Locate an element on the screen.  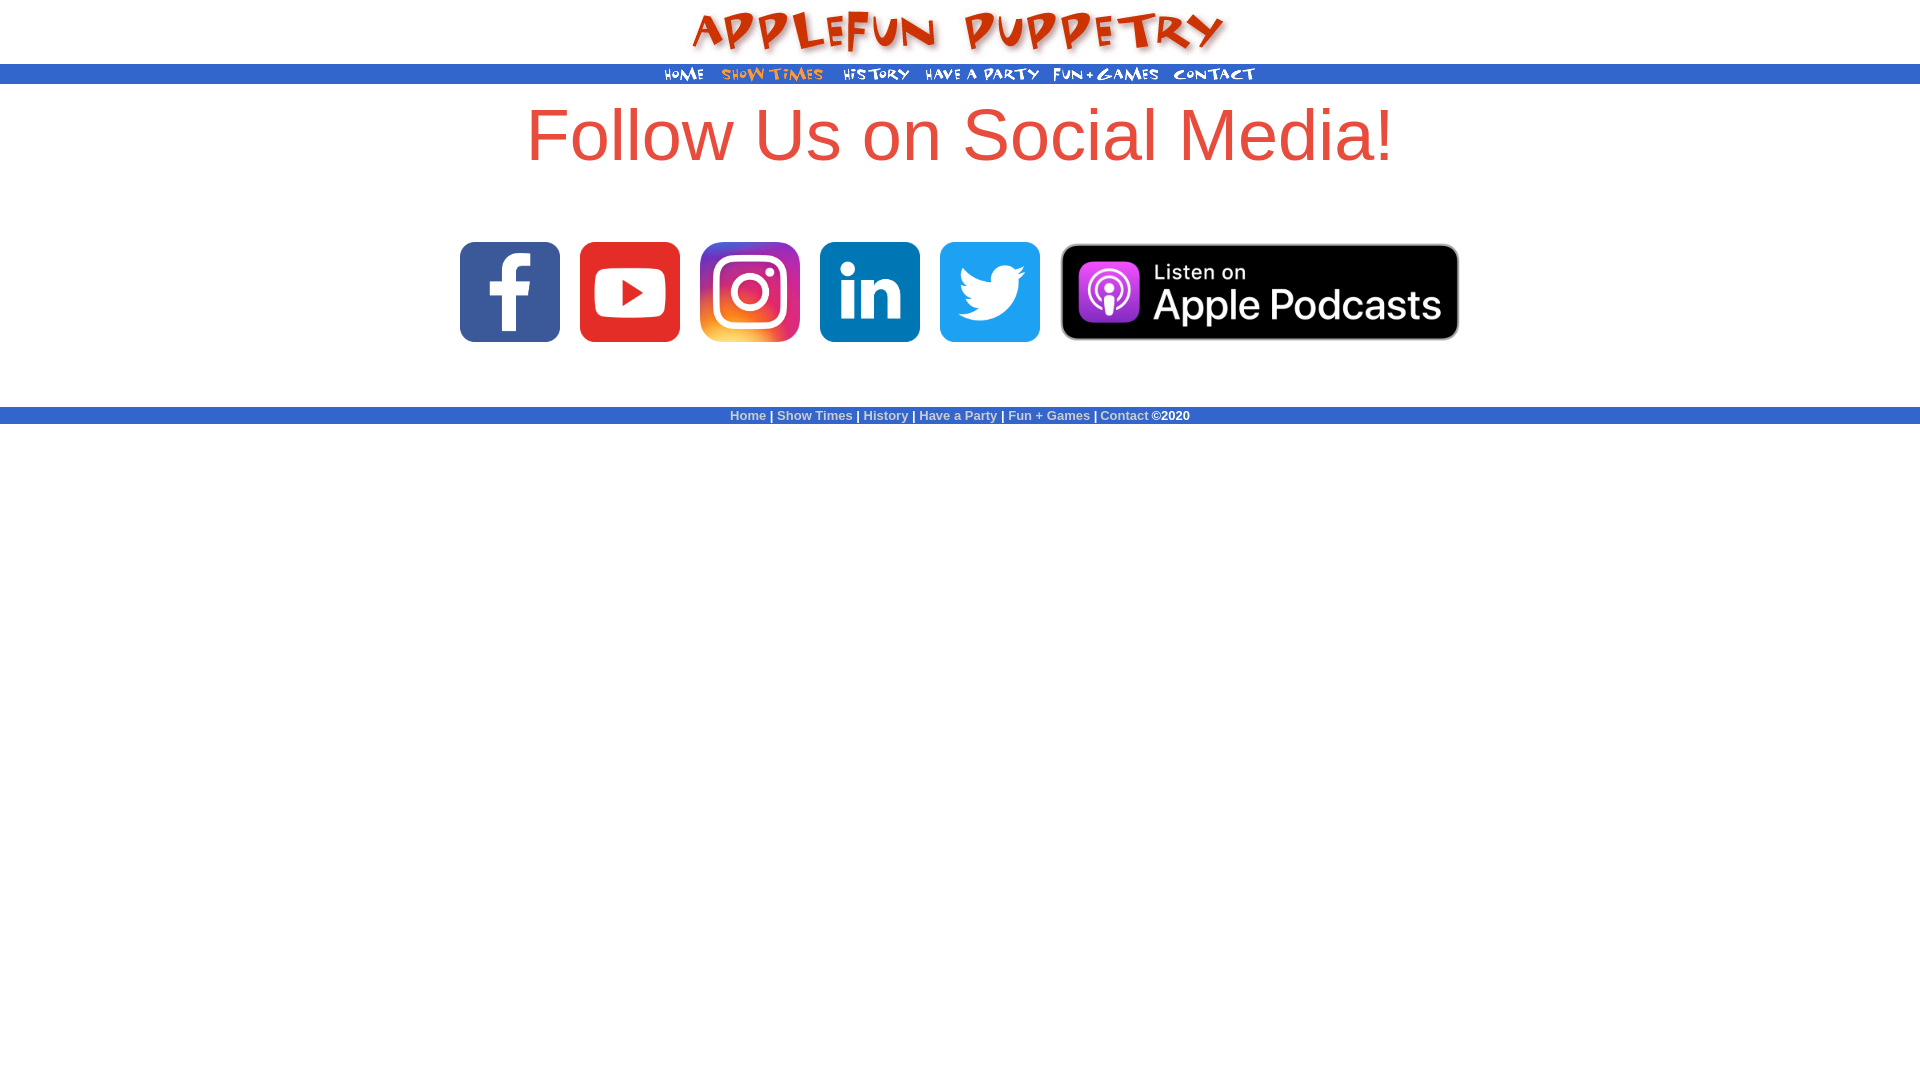
'Contact' is located at coordinates (1123, 415).